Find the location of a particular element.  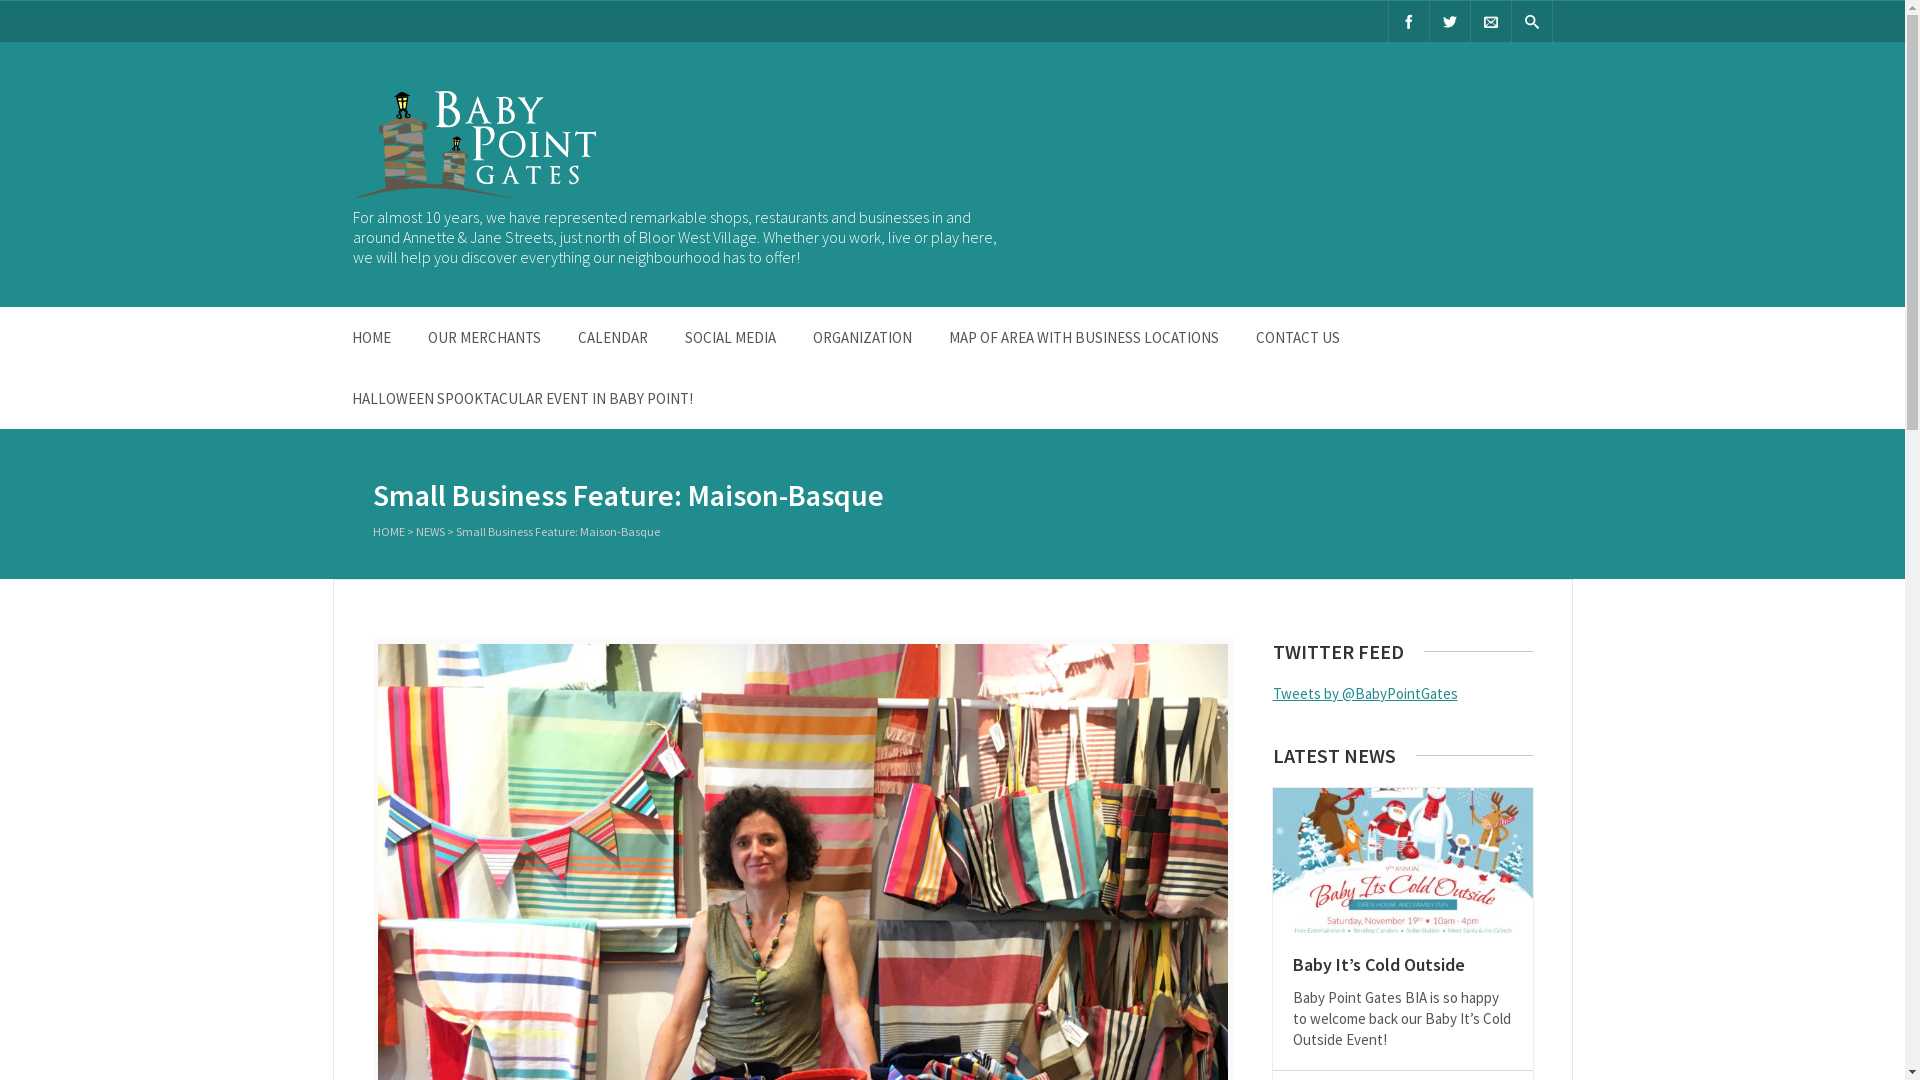

'HOME' is located at coordinates (331, 336).